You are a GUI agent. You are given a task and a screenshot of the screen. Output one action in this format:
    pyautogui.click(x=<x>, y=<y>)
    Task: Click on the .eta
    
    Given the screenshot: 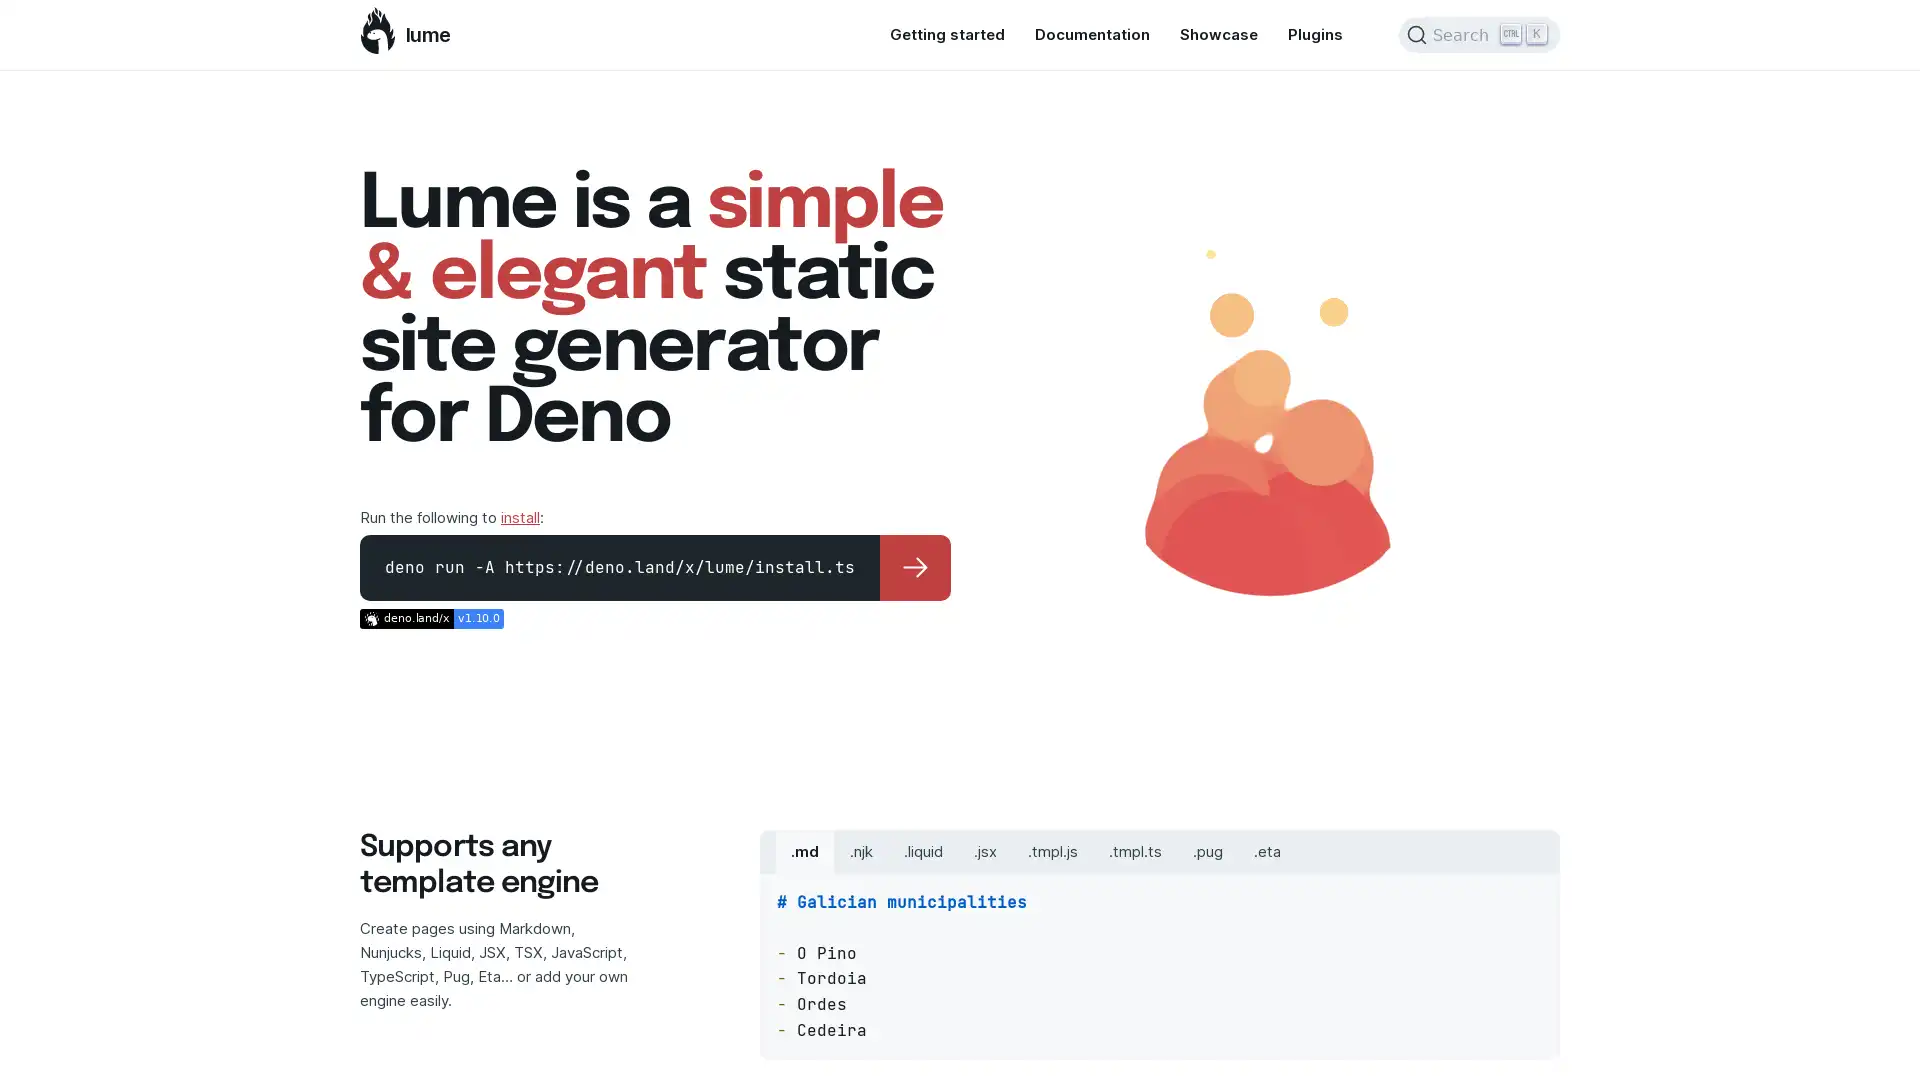 What is the action you would take?
    pyautogui.click(x=1266, y=851)
    